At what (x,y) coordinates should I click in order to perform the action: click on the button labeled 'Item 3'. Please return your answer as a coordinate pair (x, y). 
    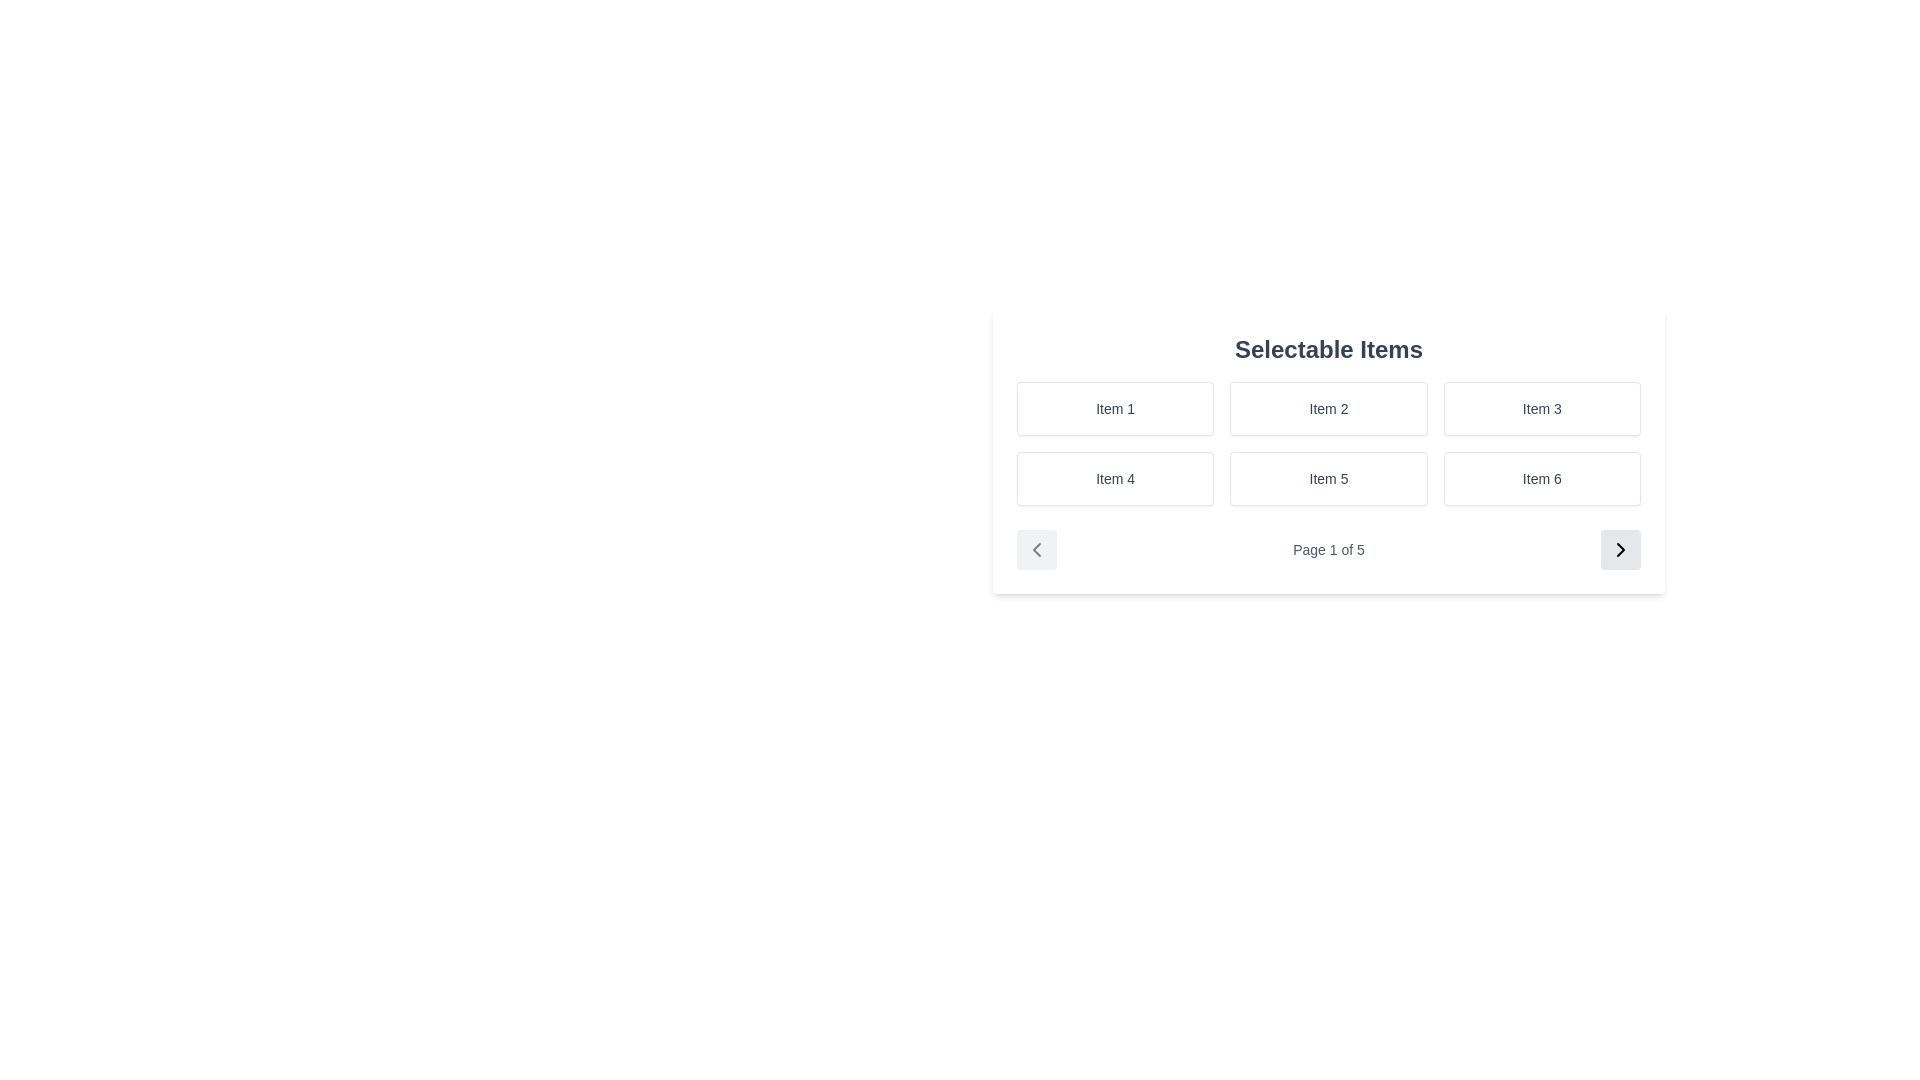
    Looking at the image, I should click on (1541, 407).